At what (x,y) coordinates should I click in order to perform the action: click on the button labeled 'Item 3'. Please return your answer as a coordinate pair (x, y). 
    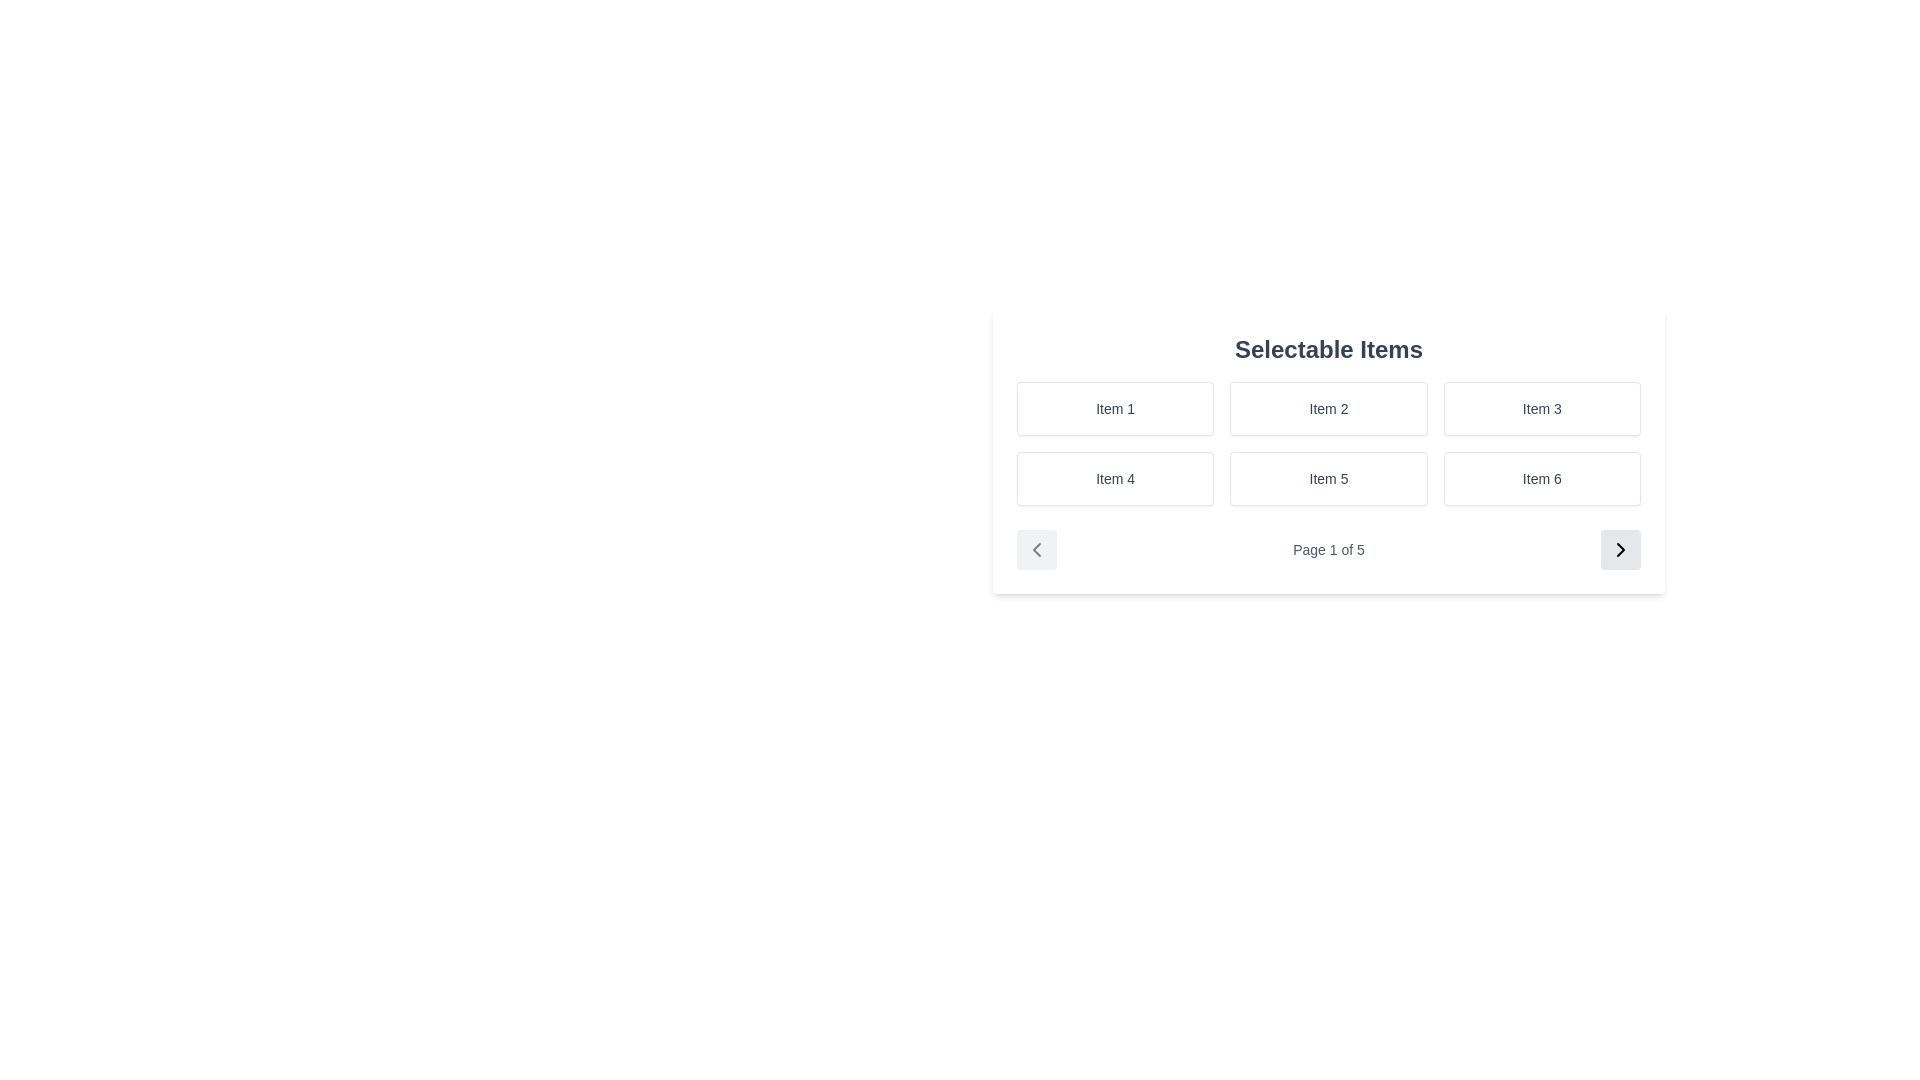
    Looking at the image, I should click on (1541, 407).